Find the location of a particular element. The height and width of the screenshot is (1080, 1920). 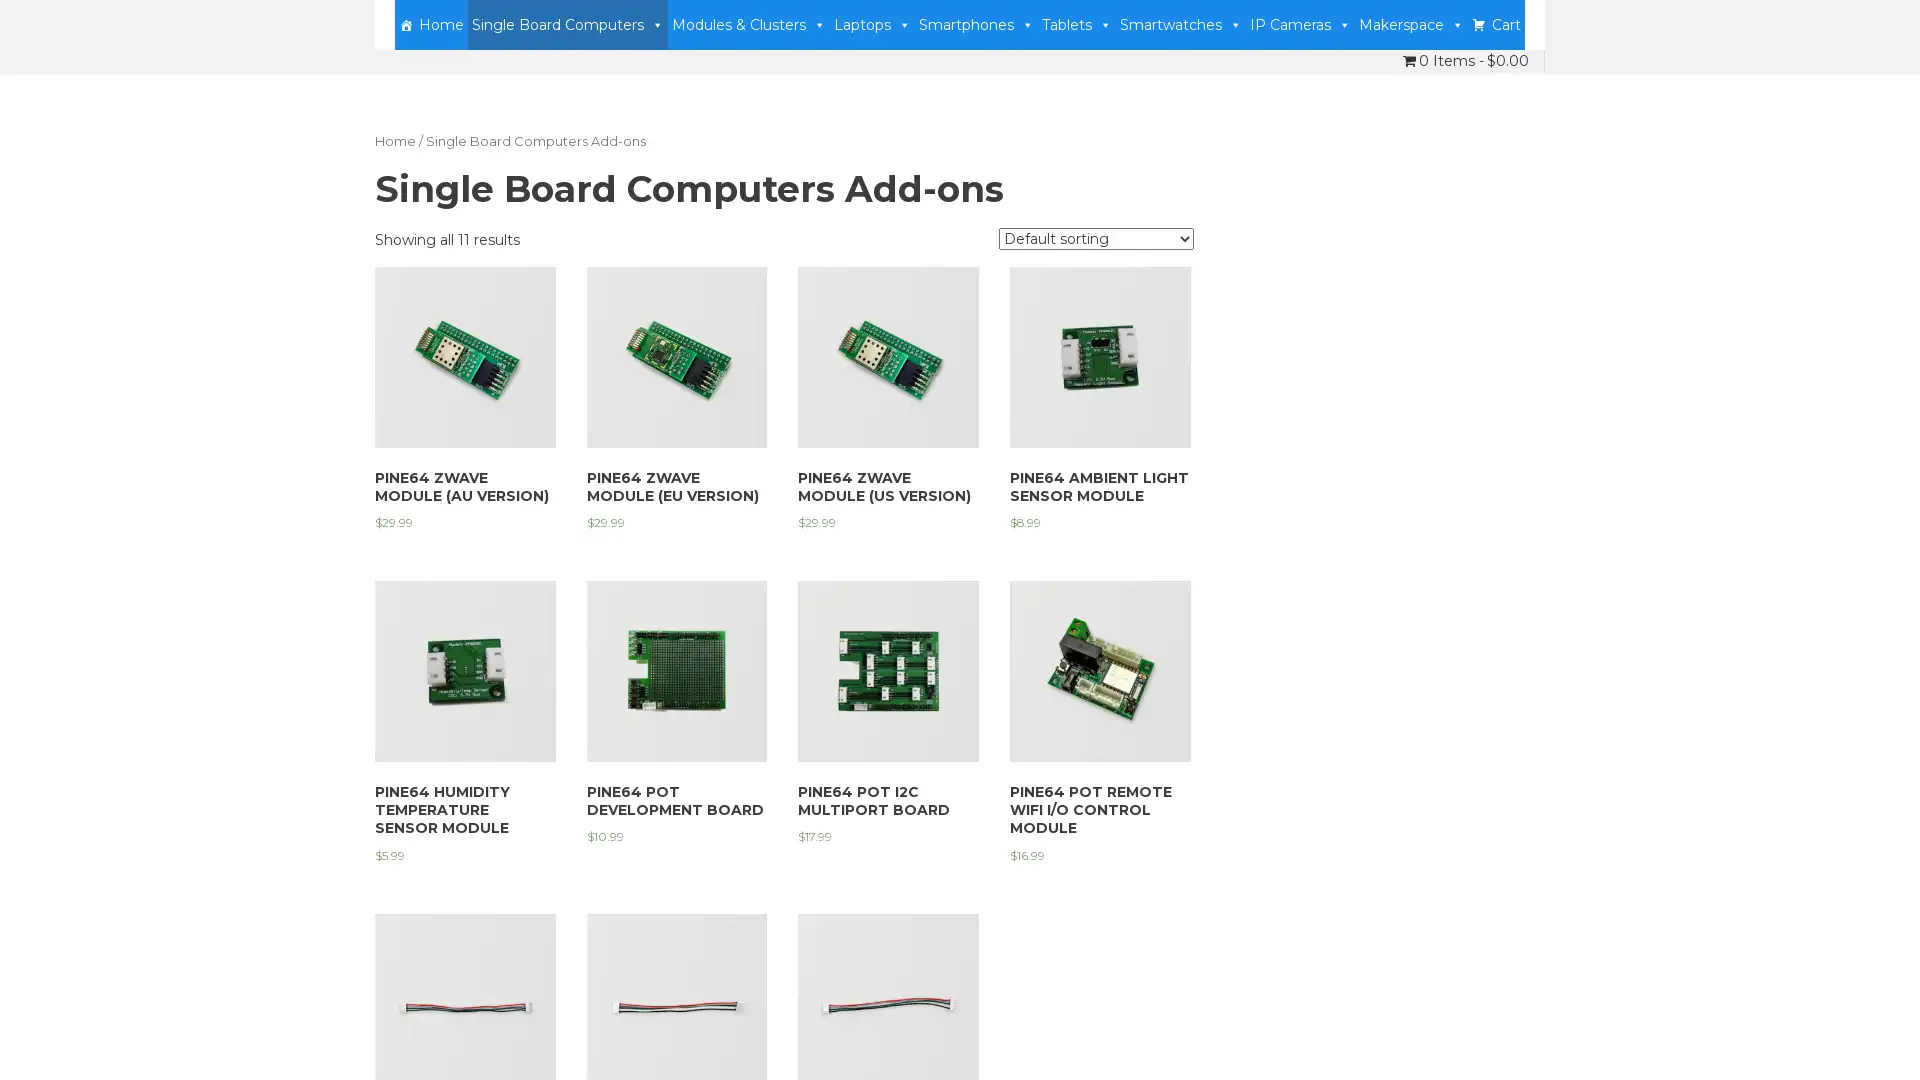

Accept is located at coordinates (1266, 1049).